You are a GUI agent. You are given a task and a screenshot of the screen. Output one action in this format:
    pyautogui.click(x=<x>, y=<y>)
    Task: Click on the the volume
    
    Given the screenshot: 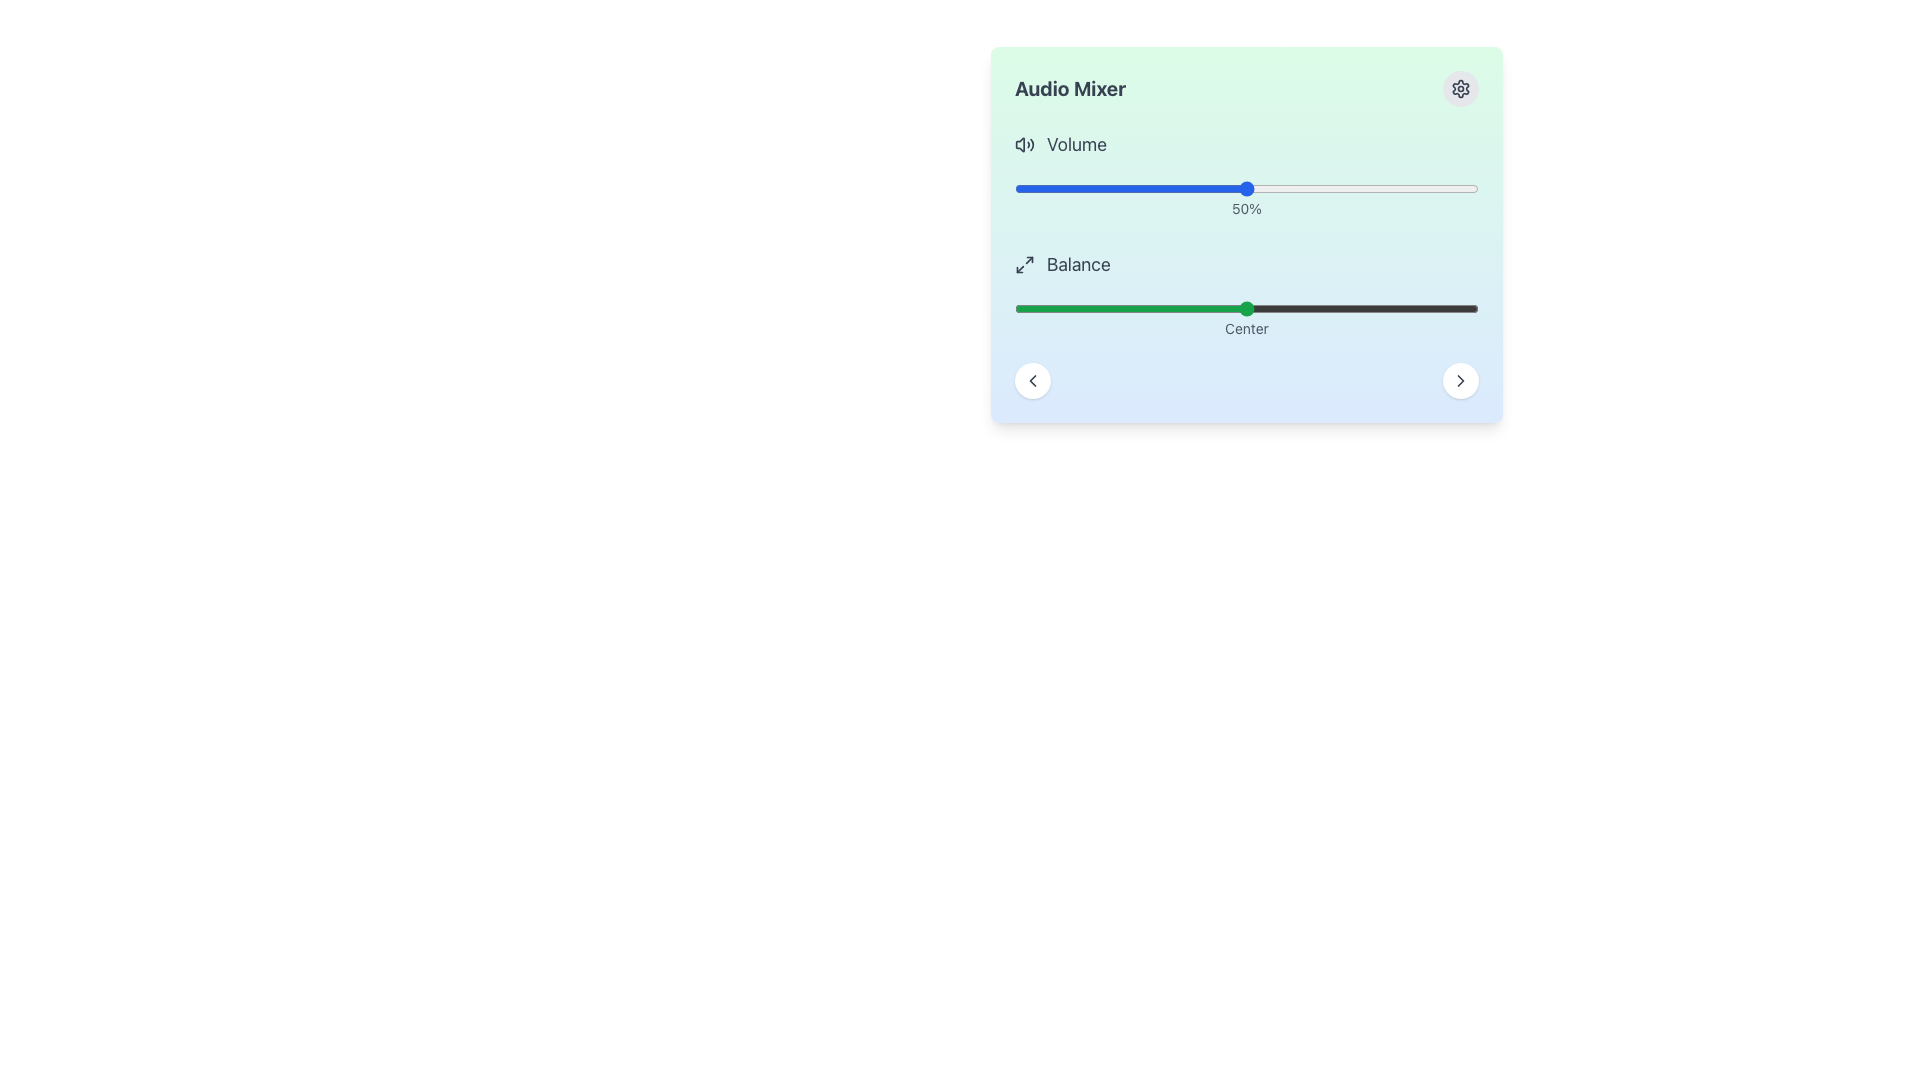 What is the action you would take?
    pyautogui.click(x=1126, y=189)
    